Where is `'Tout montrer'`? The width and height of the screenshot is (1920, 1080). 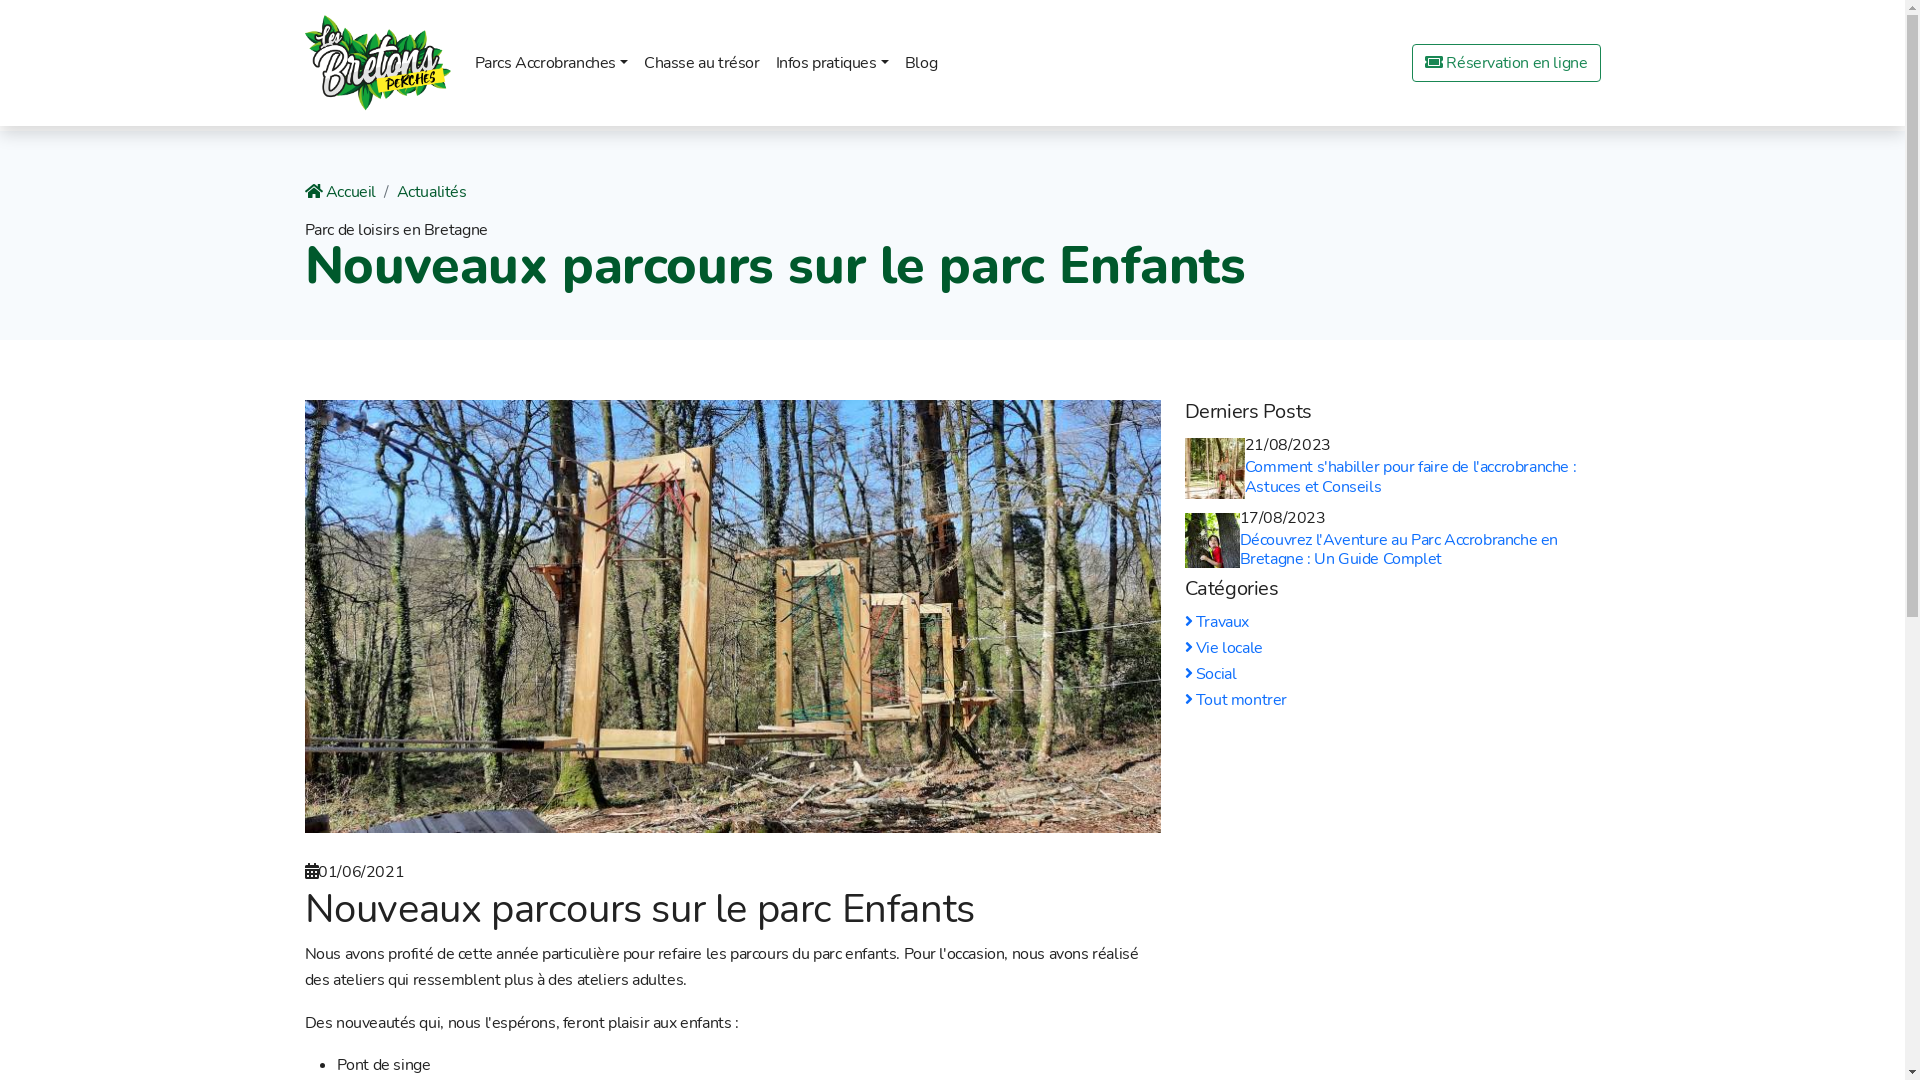 'Tout montrer' is located at coordinates (1233, 698).